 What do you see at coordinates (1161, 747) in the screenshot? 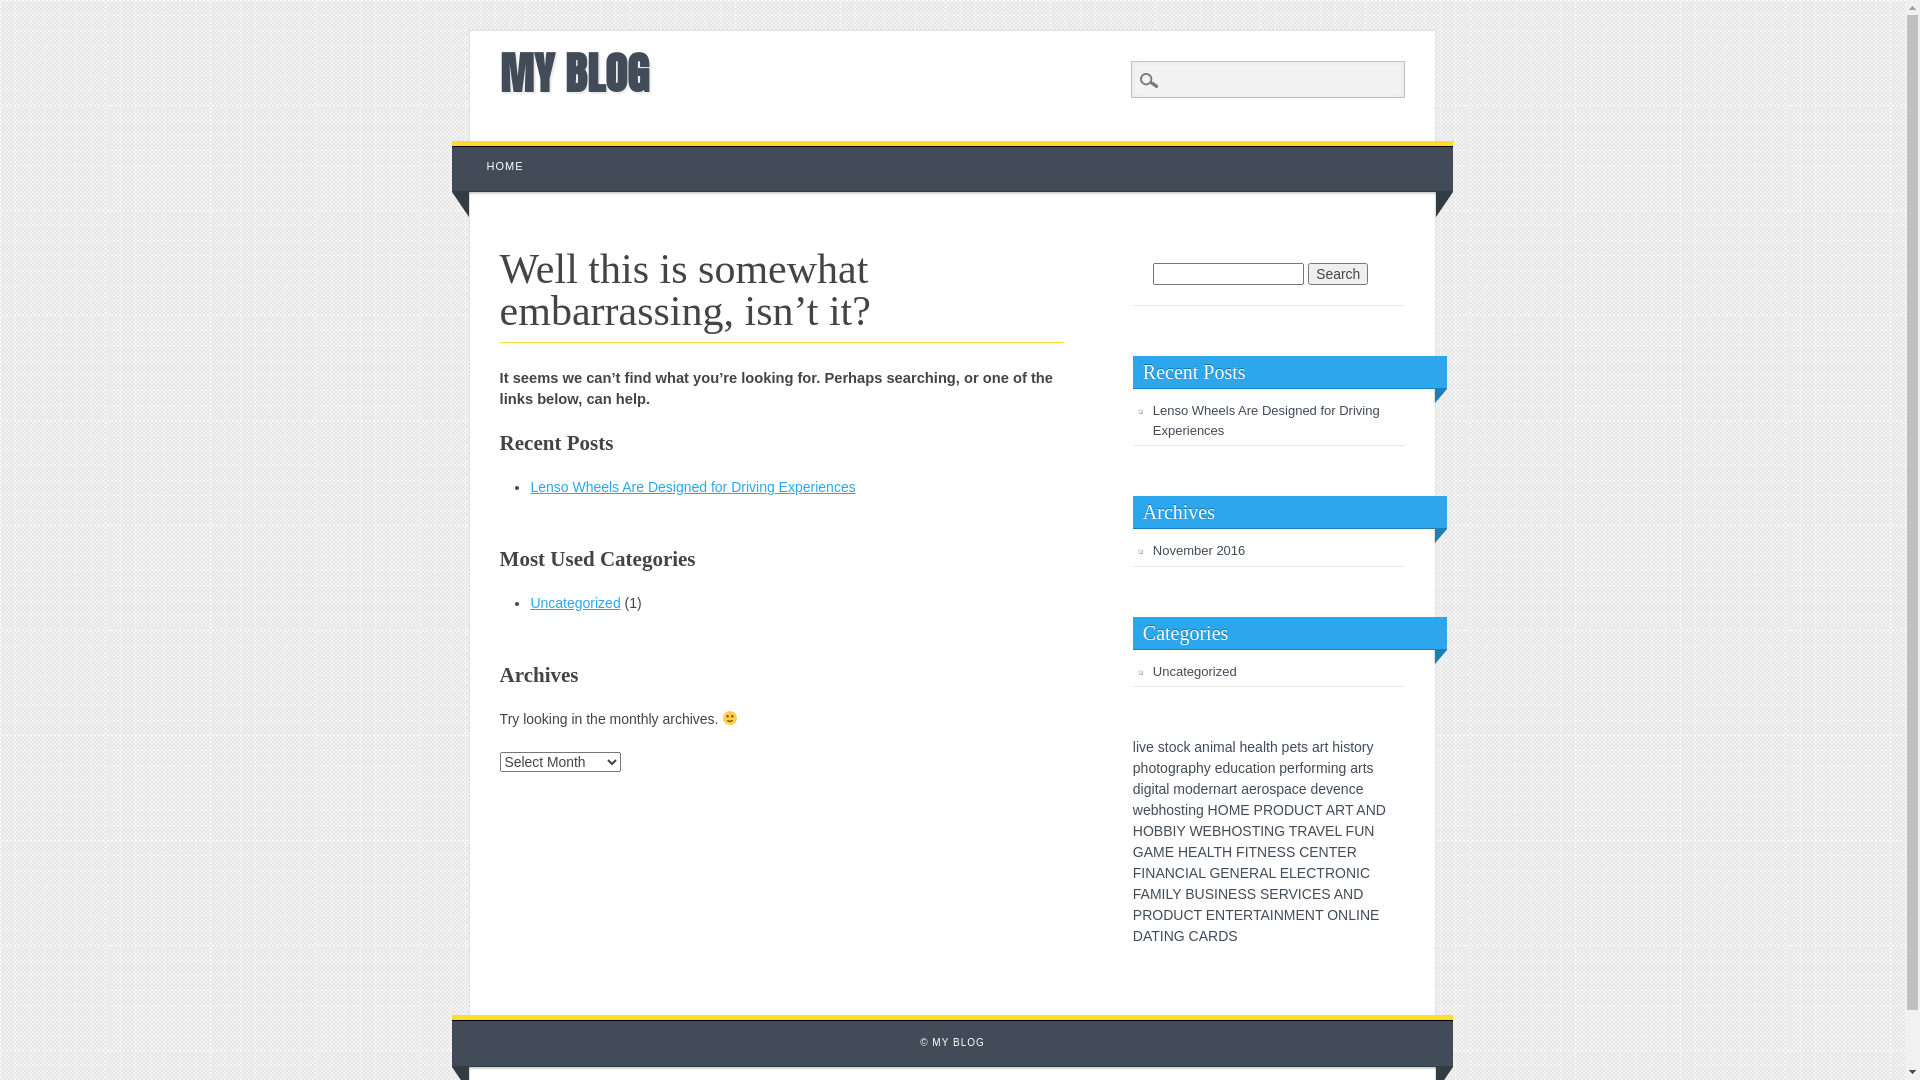
I see `'s'` at bounding box center [1161, 747].